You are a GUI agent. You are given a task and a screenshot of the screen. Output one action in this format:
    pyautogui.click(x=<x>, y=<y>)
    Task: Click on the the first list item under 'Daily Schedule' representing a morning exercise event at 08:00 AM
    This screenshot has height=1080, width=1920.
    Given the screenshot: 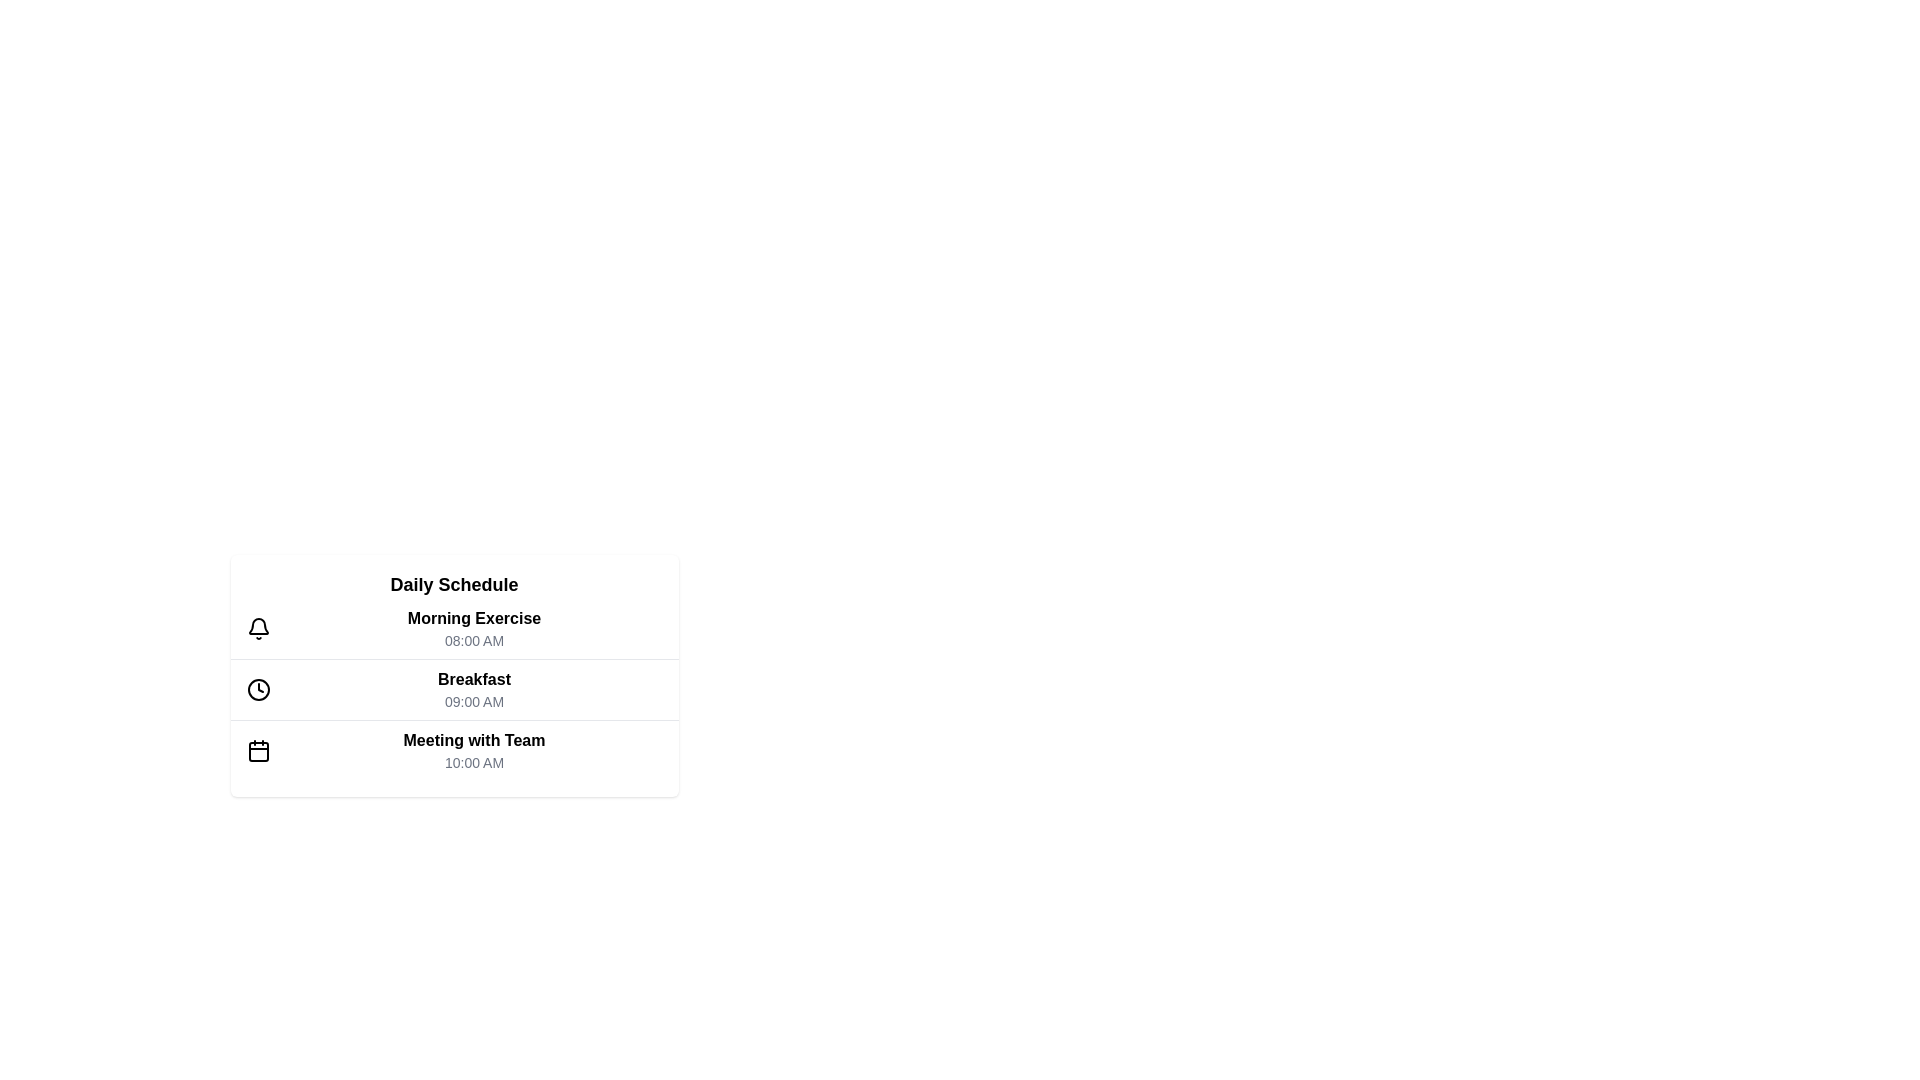 What is the action you would take?
    pyautogui.click(x=453, y=627)
    